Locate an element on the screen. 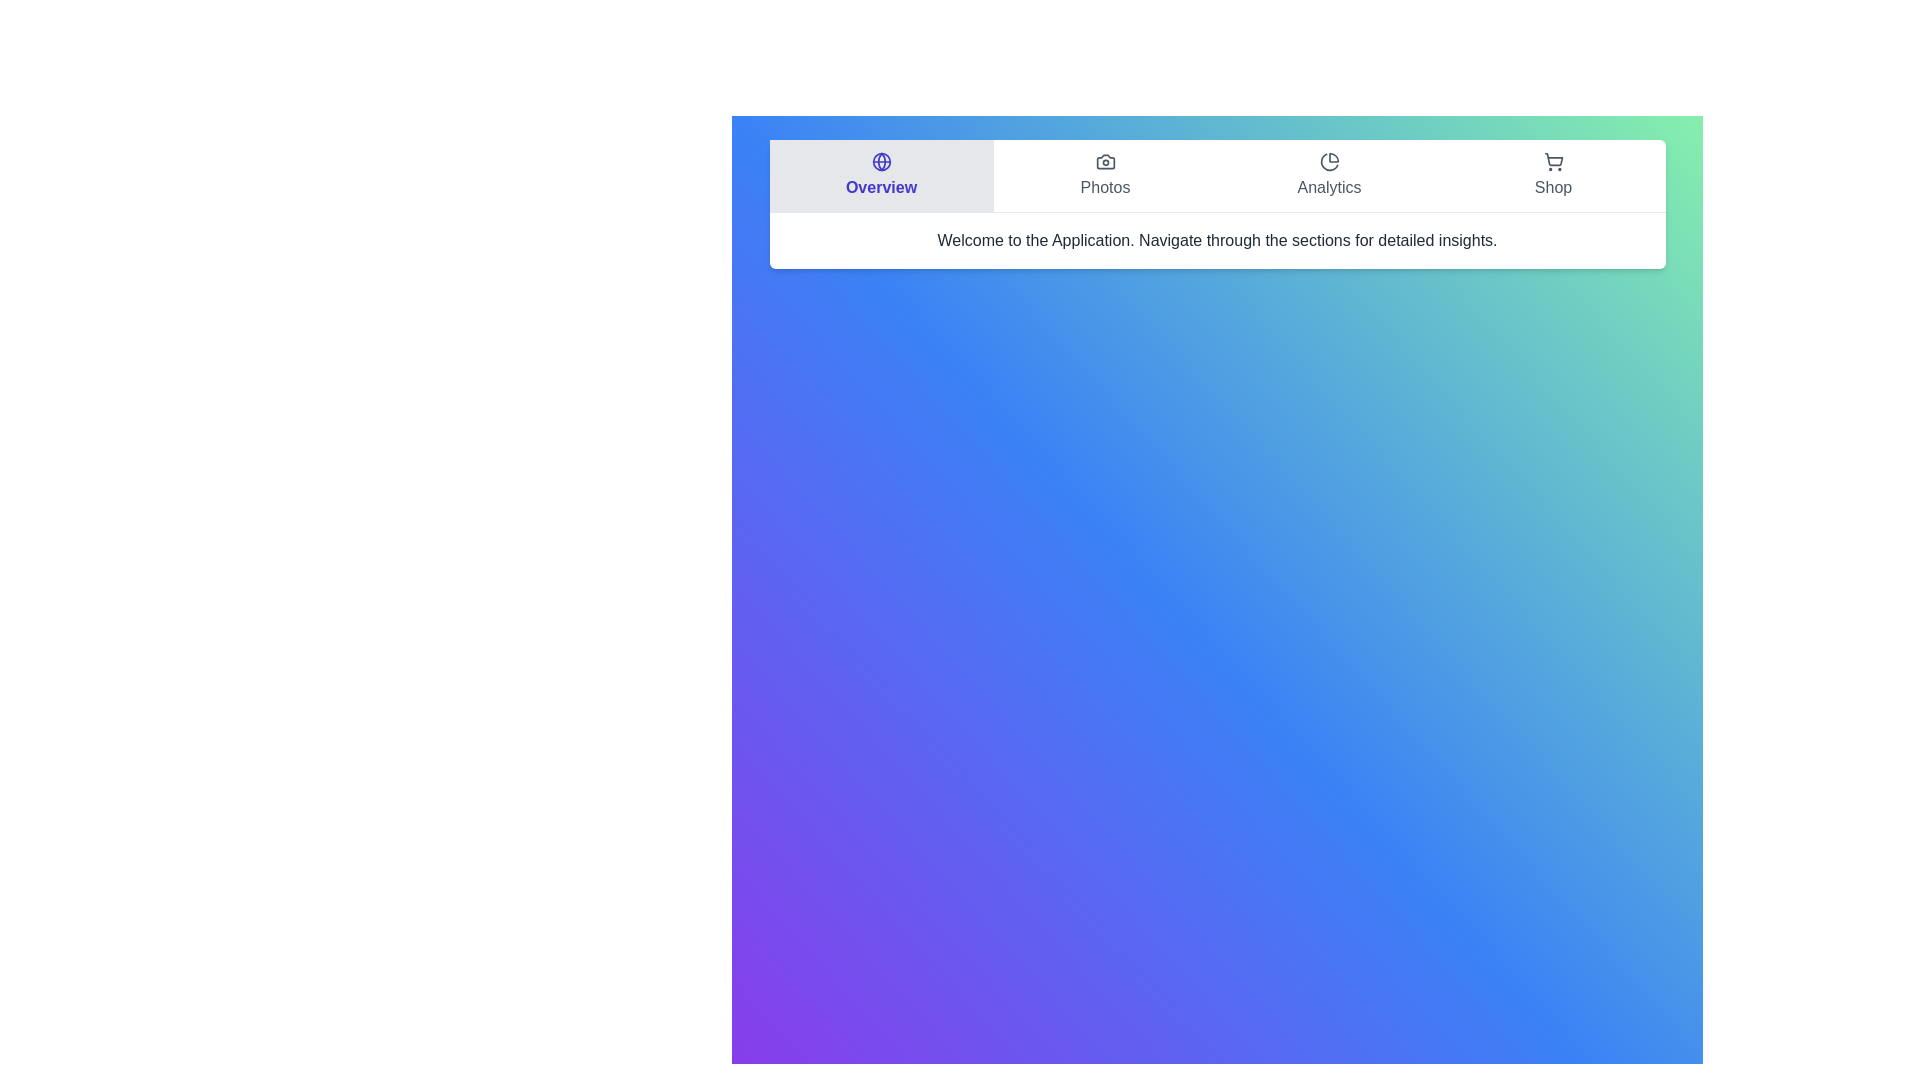 Image resolution: width=1920 pixels, height=1080 pixels. the shopping cart icon located in the top-right section of the interface, next to the 'Analytics' section, which is part of the 'Shop' option in the navigation bar is located at coordinates (1552, 158).